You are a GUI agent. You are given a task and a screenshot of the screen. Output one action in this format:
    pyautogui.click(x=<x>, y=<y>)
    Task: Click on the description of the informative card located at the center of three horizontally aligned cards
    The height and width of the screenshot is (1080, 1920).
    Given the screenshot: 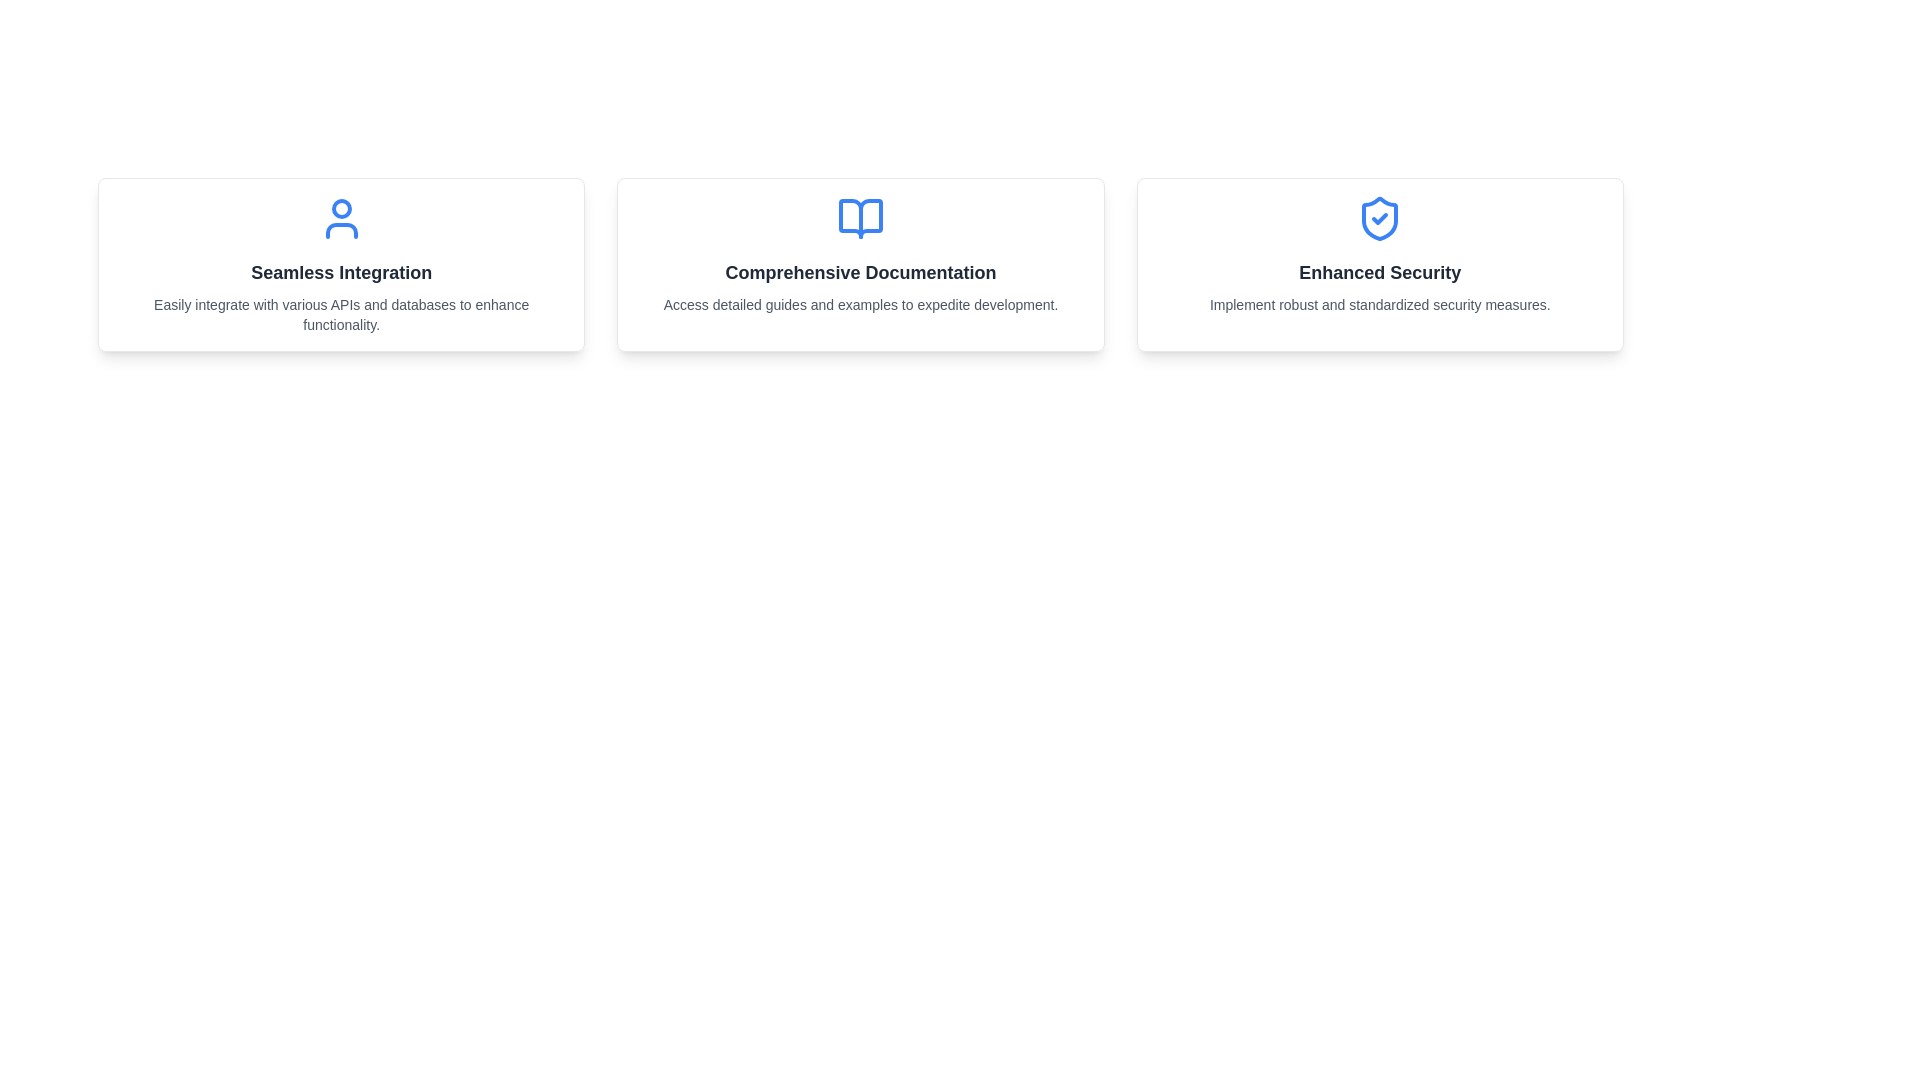 What is the action you would take?
    pyautogui.click(x=860, y=264)
    